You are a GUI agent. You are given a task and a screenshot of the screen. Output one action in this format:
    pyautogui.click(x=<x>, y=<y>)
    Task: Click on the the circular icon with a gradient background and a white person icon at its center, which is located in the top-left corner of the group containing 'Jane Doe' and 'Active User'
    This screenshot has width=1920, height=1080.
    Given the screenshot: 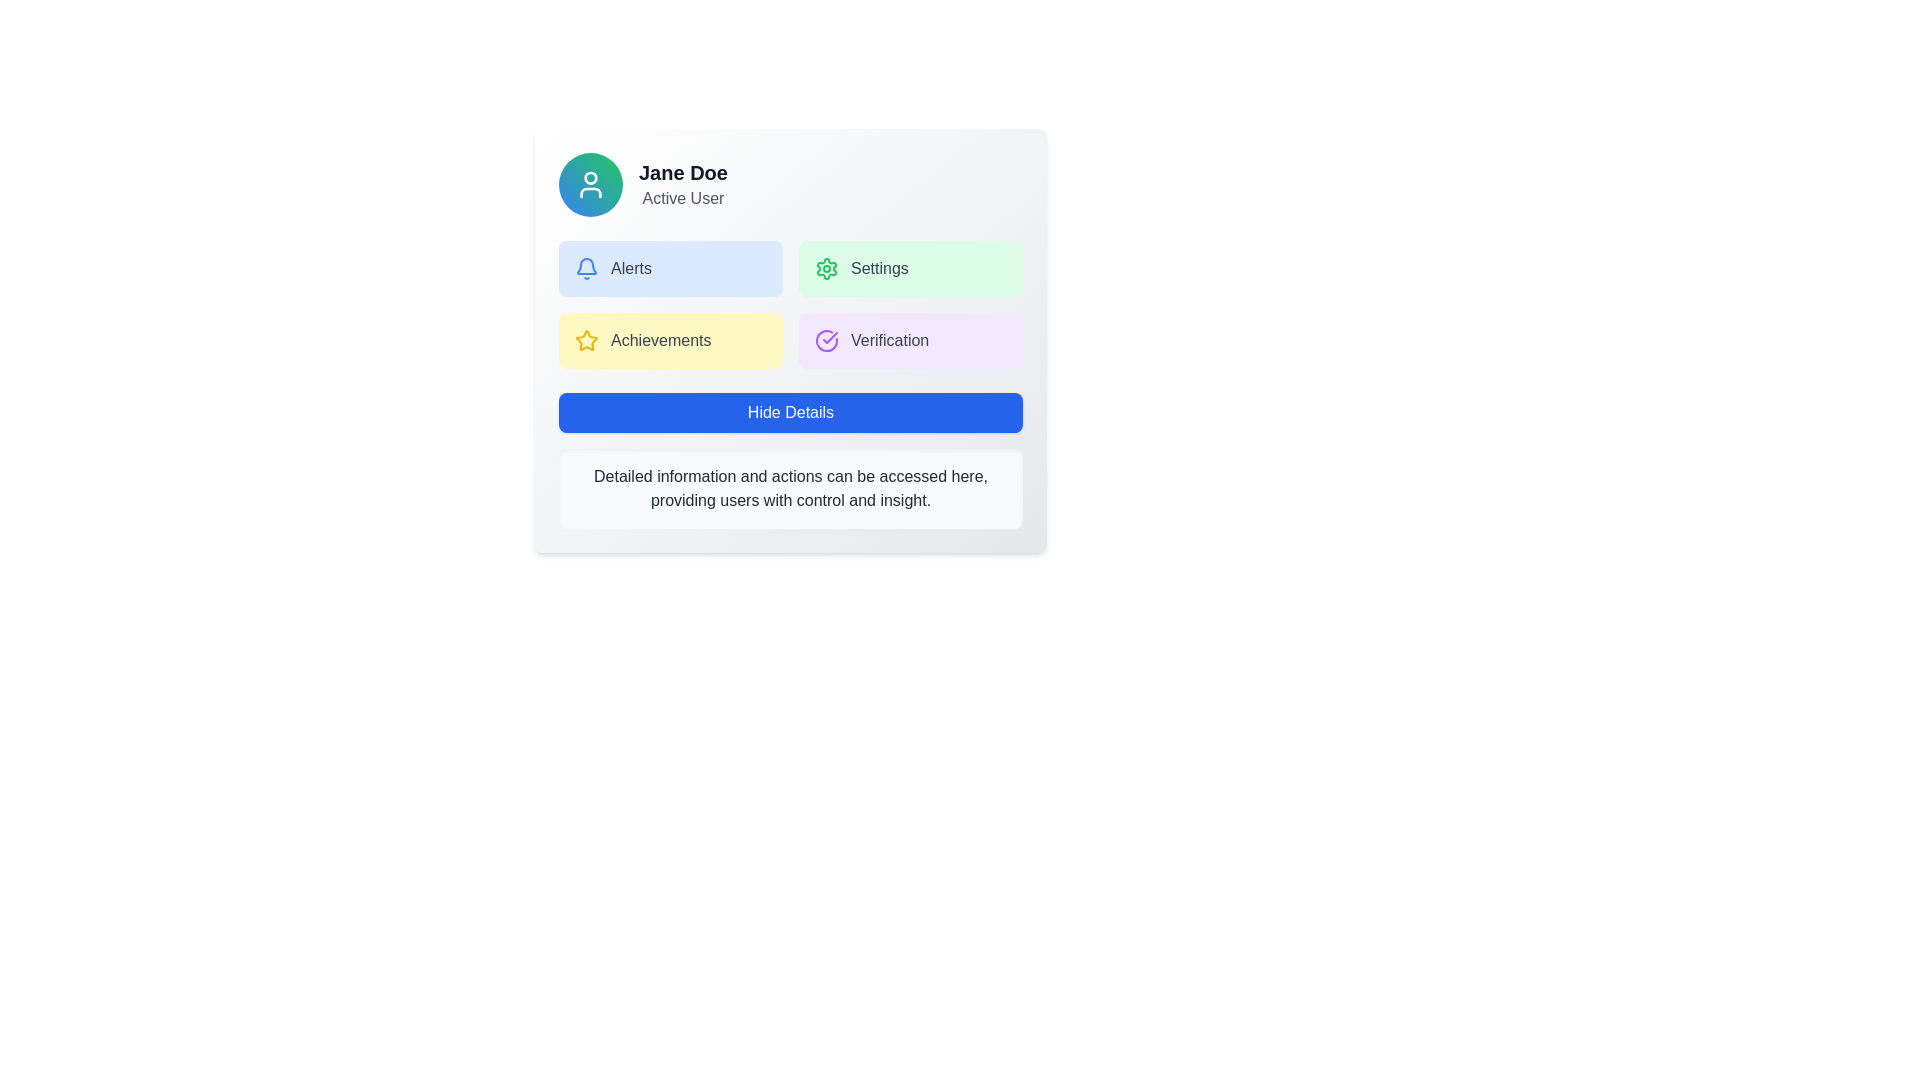 What is the action you would take?
    pyautogui.click(x=589, y=185)
    